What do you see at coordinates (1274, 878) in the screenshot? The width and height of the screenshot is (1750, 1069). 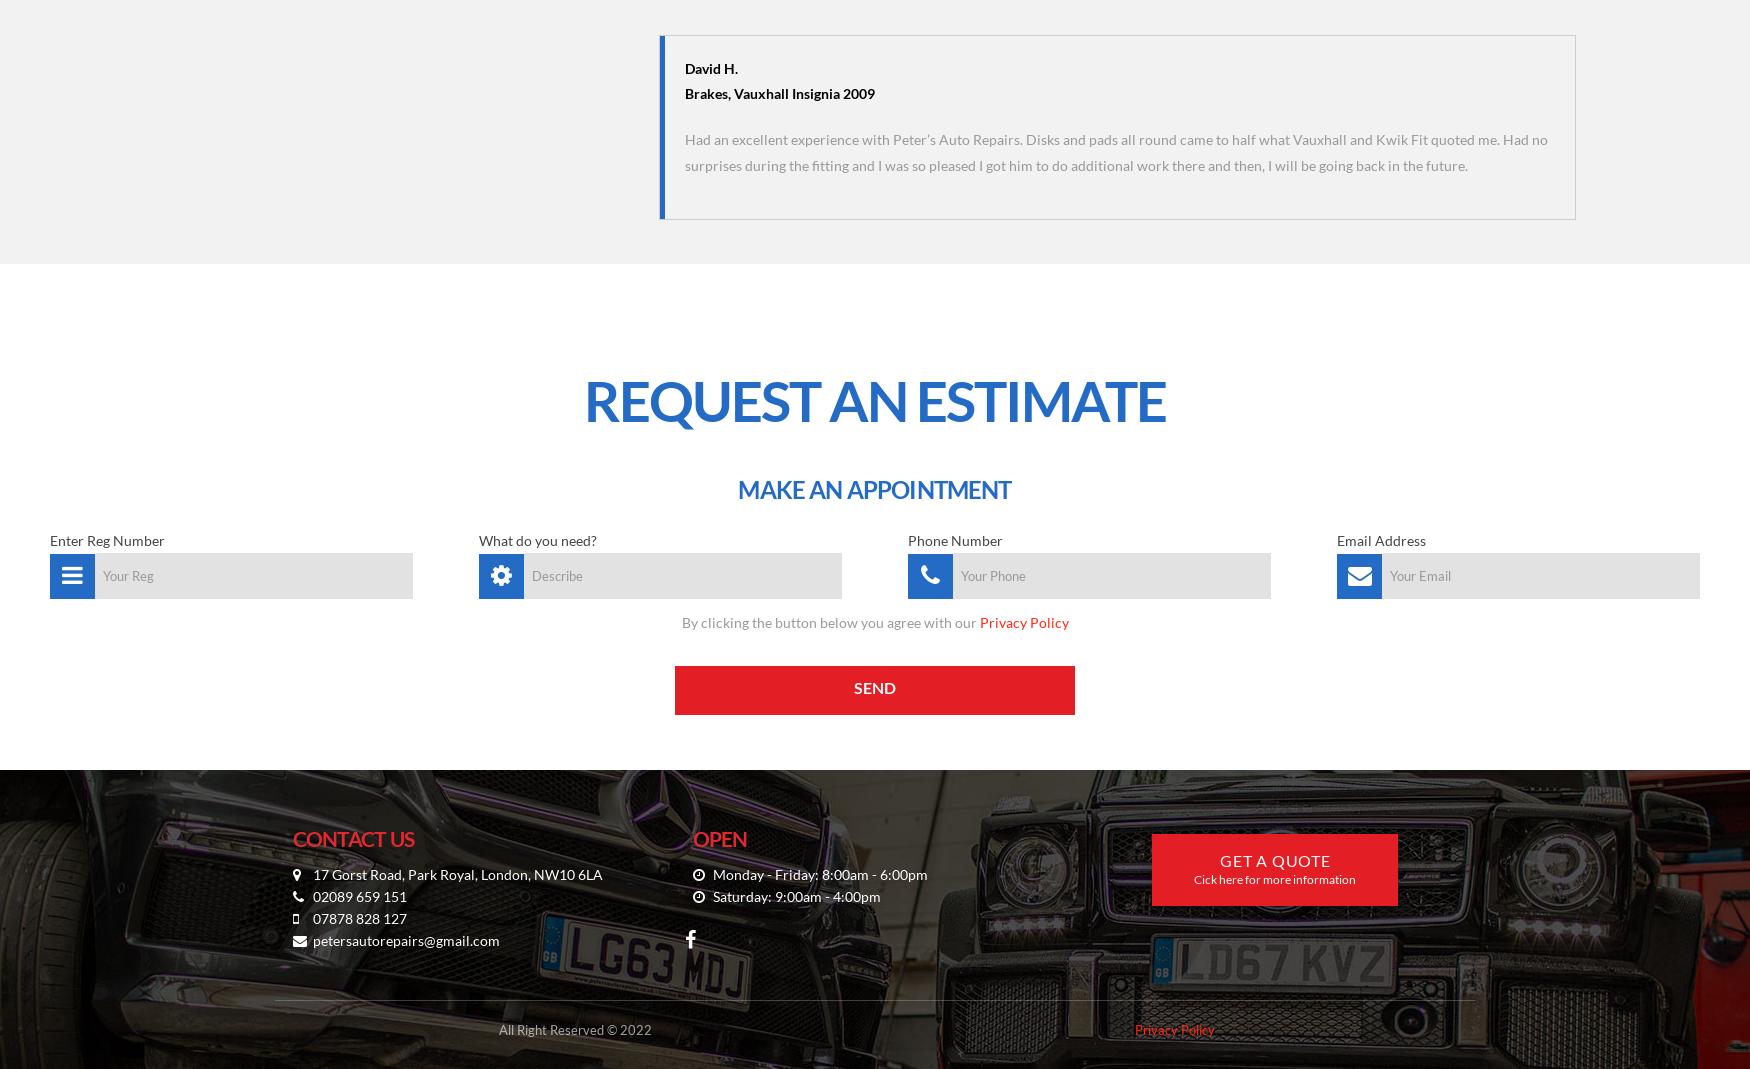 I see `'Cick here for more information'` at bounding box center [1274, 878].